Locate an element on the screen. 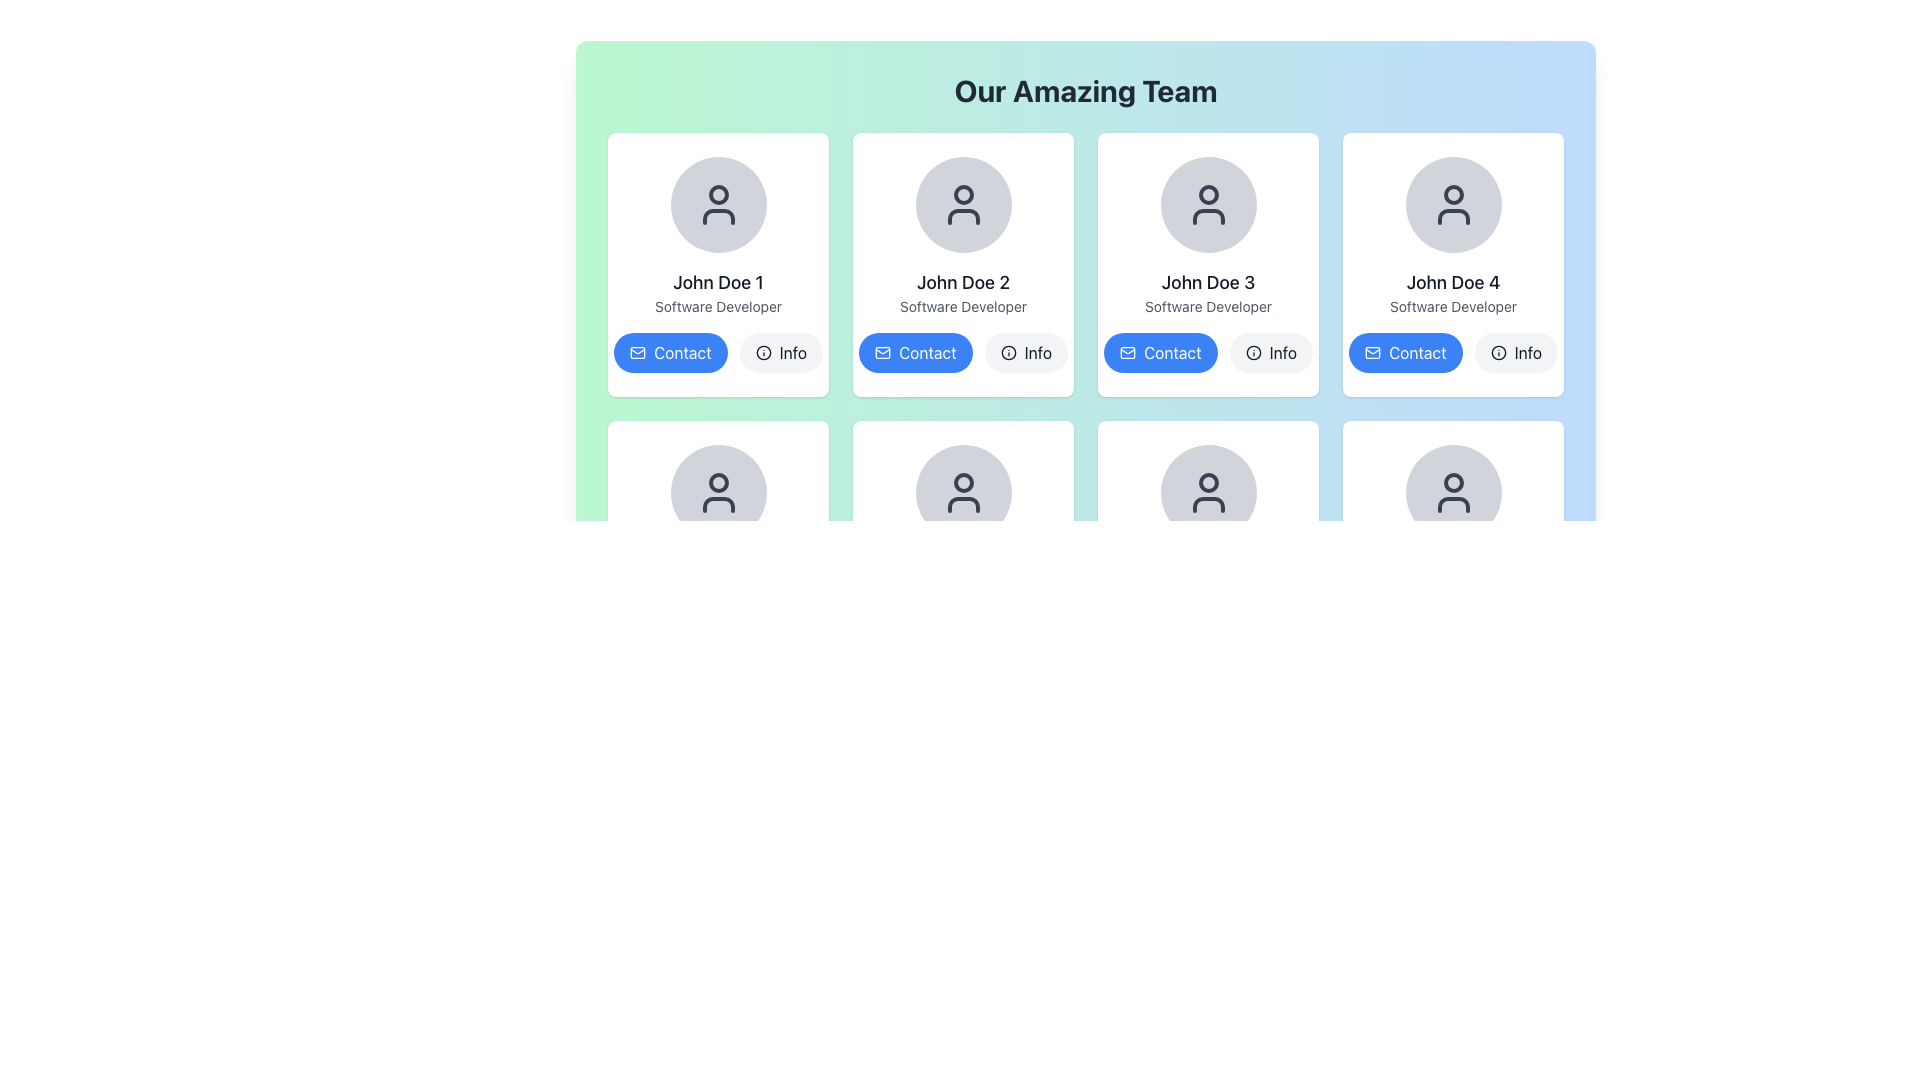 Image resolution: width=1920 pixels, height=1080 pixels. the user avatar icon located in the third column of the second row within the grid of user profiles is located at coordinates (963, 493).